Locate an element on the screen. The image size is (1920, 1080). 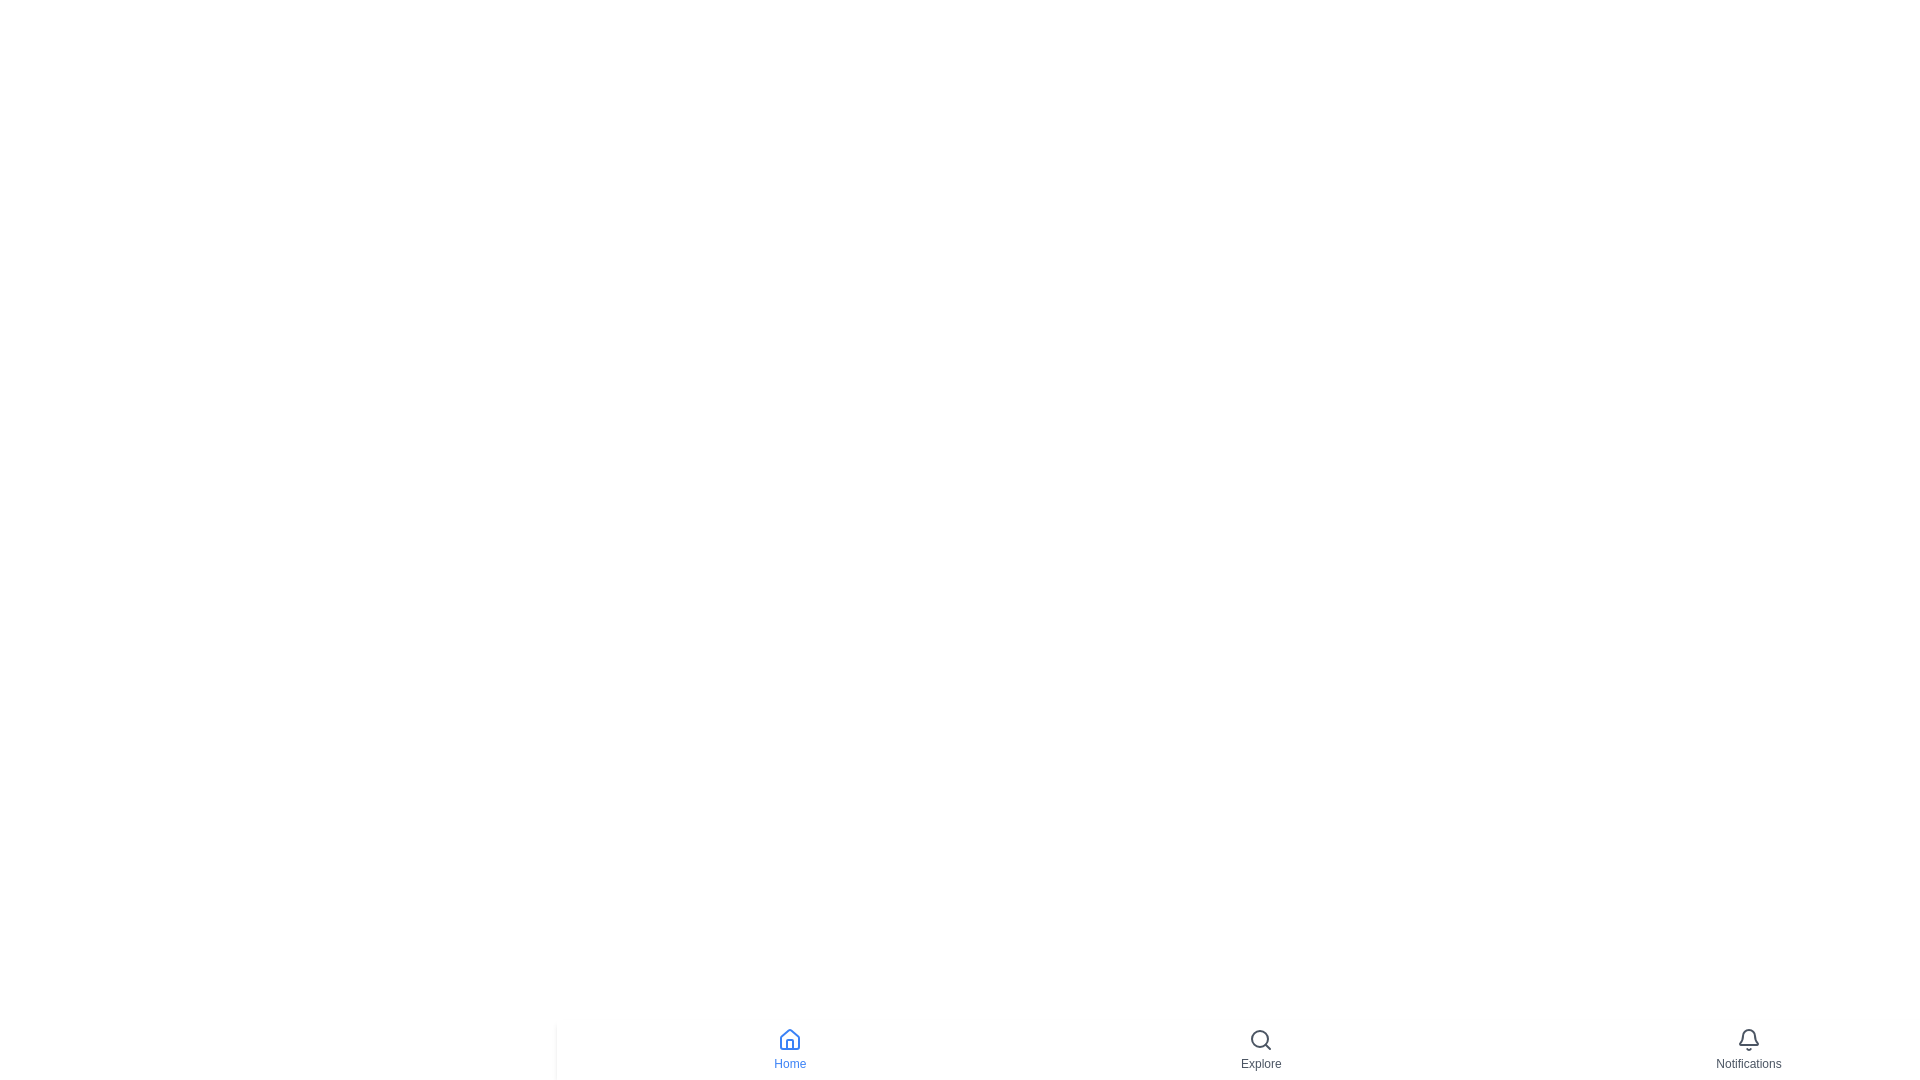
the Text Label located at the bottom right of the interface, which serves as a description for the magnifying glass icon above it is located at coordinates (1260, 1063).